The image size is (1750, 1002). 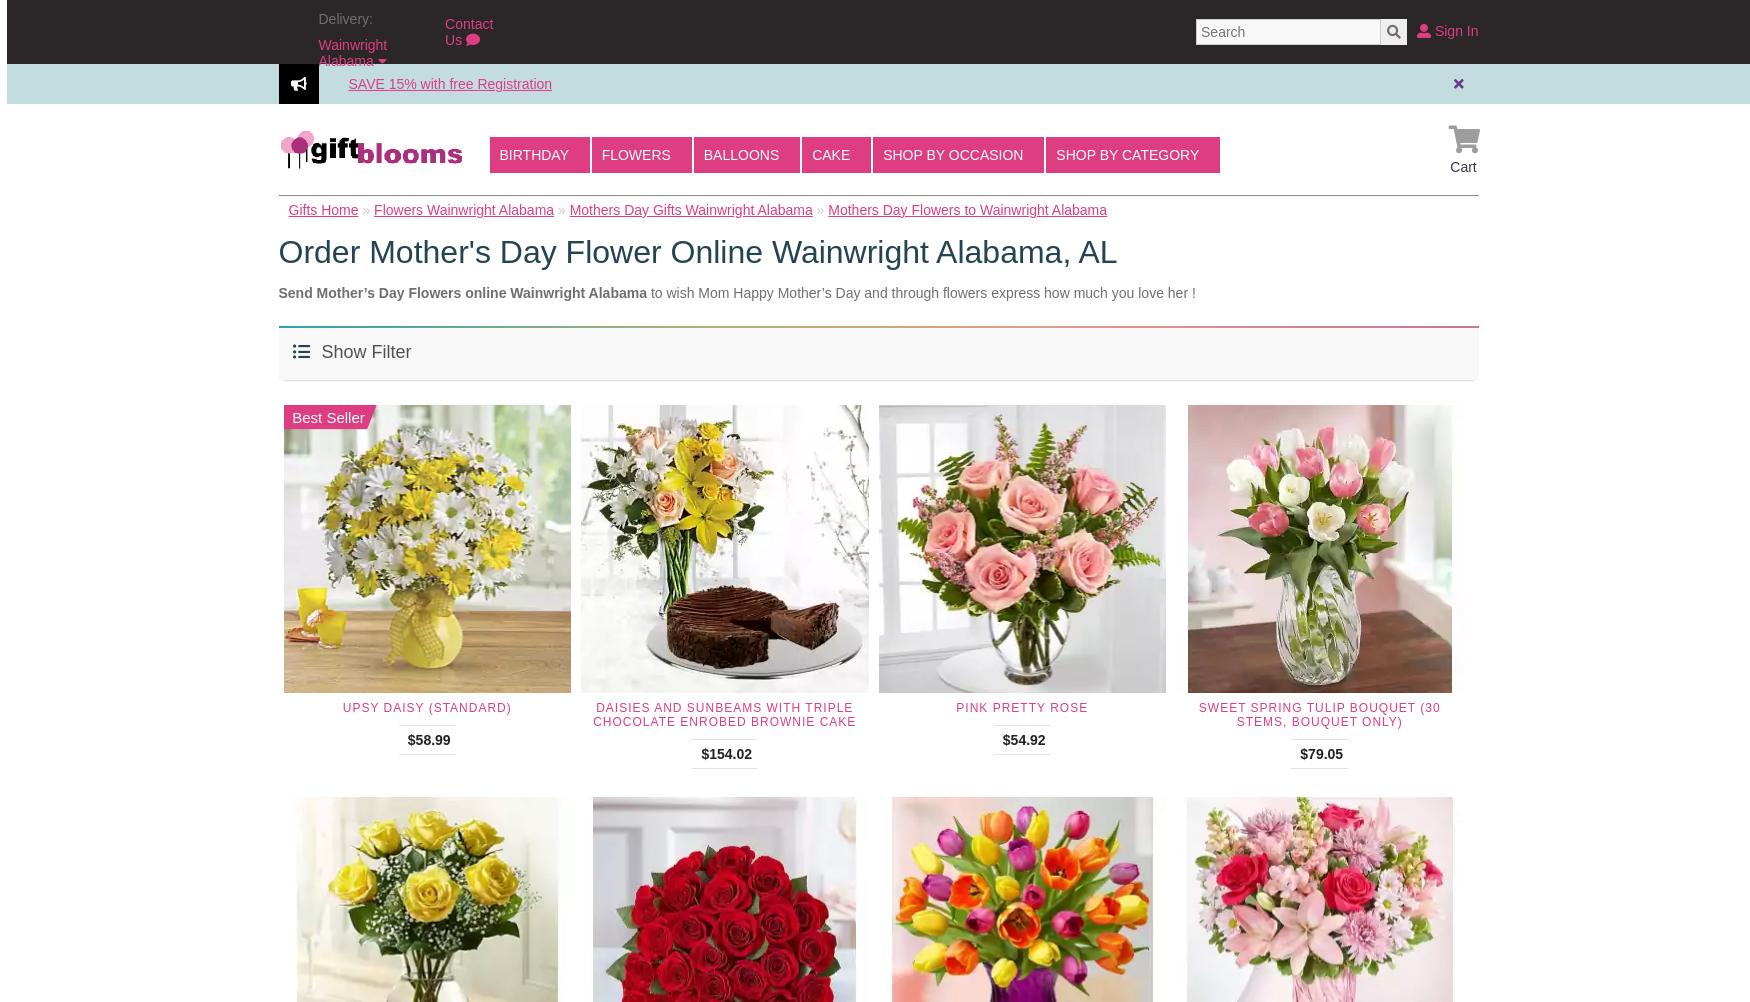 I want to click on 'USA', so click(x=368, y=104).